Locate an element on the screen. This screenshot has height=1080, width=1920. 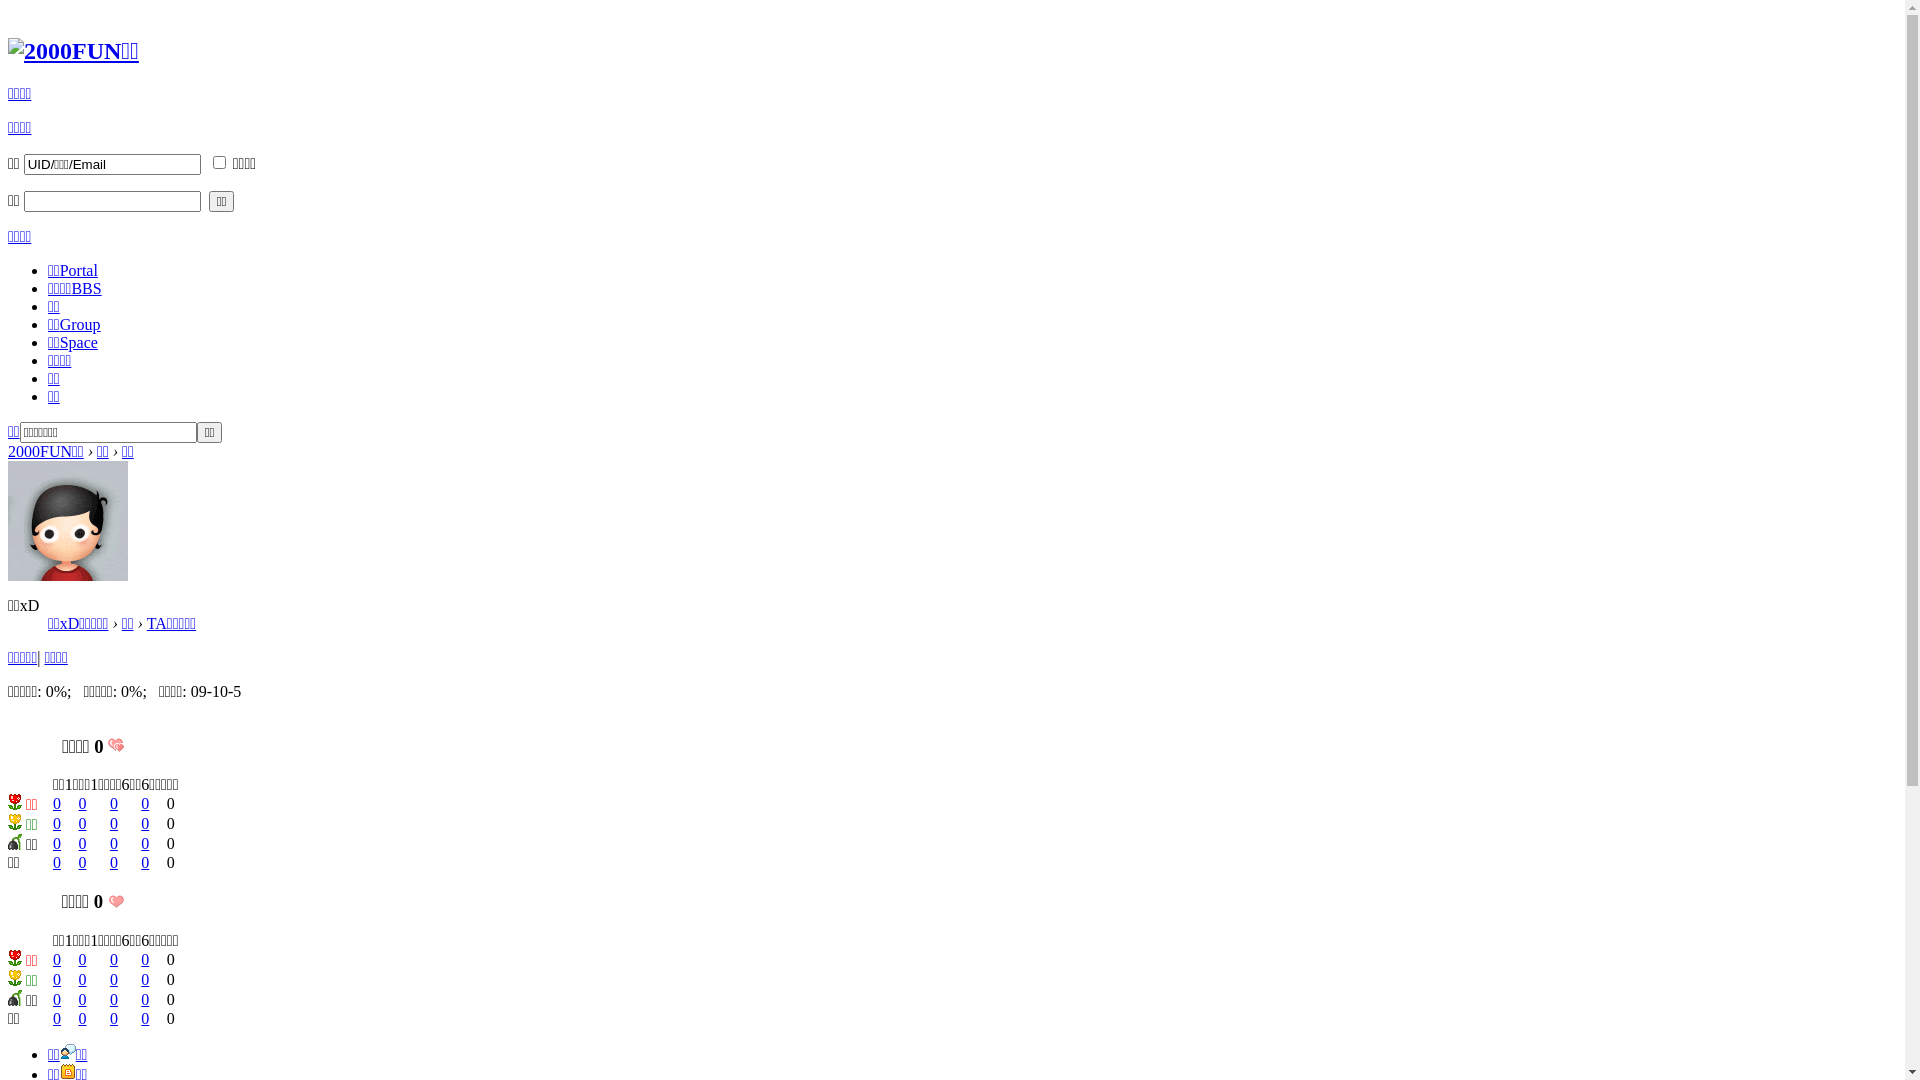
'0' is located at coordinates (109, 1018).